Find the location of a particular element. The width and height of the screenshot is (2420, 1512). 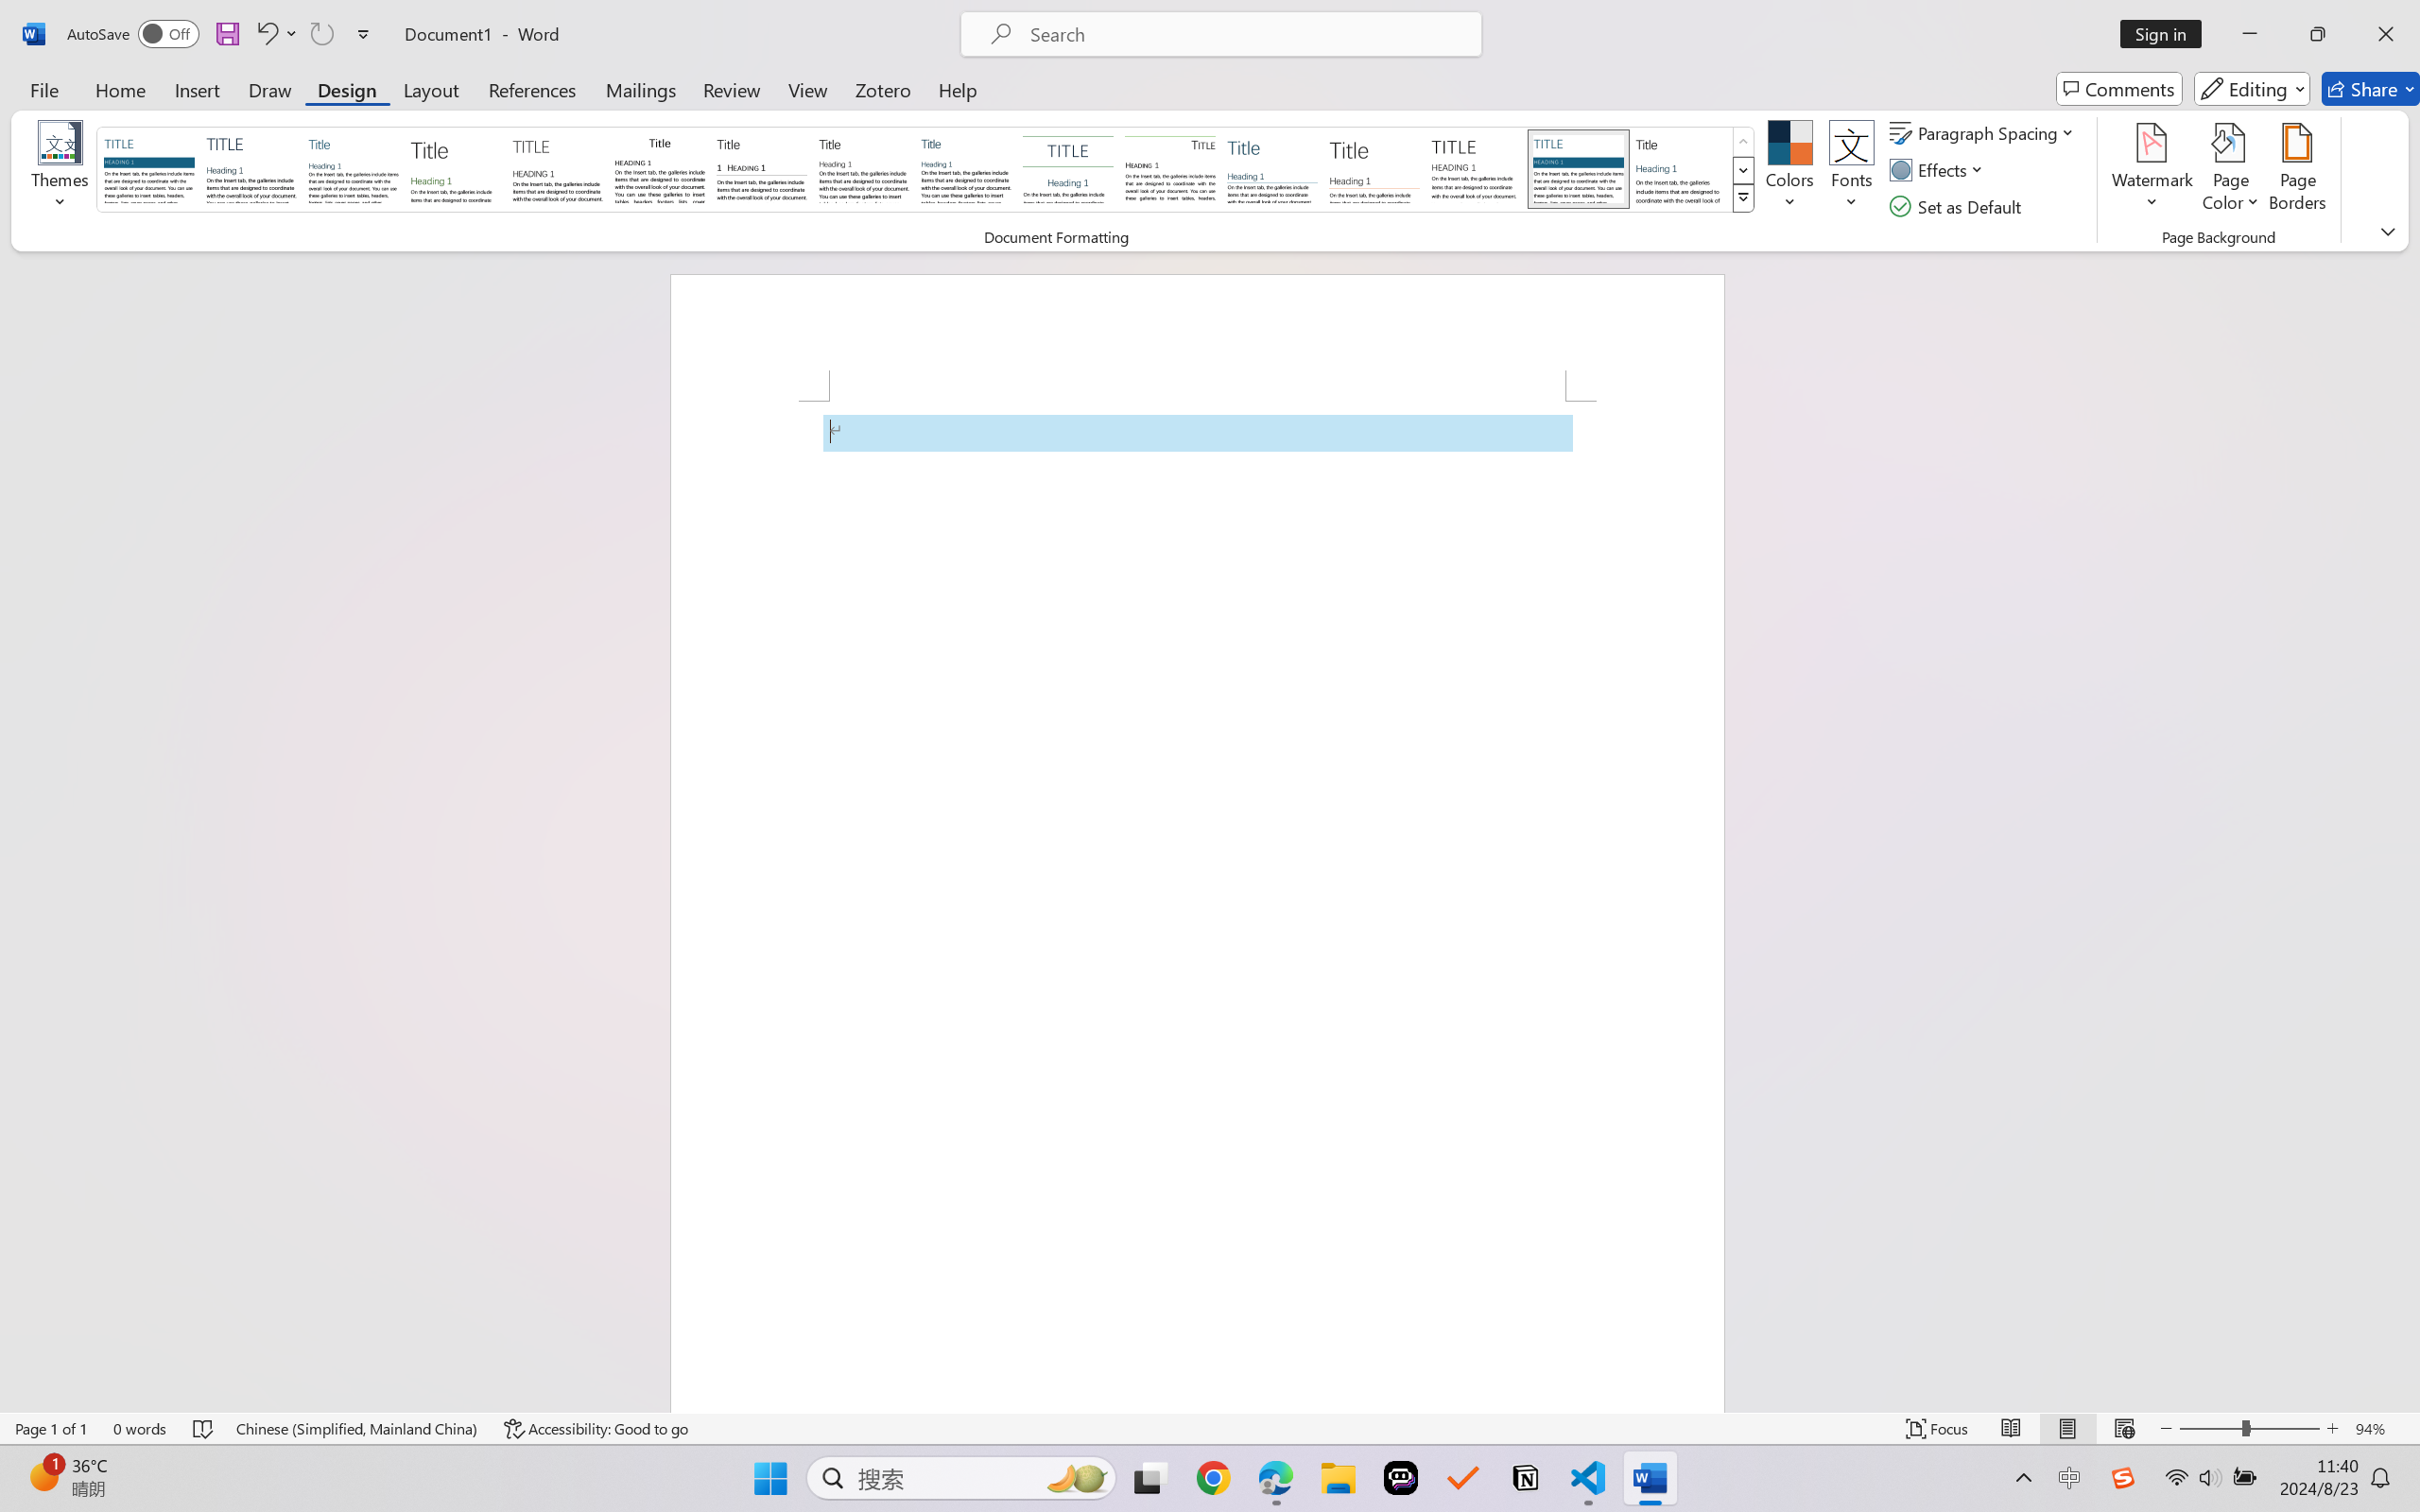

'Themes' is located at coordinates (60, 170).